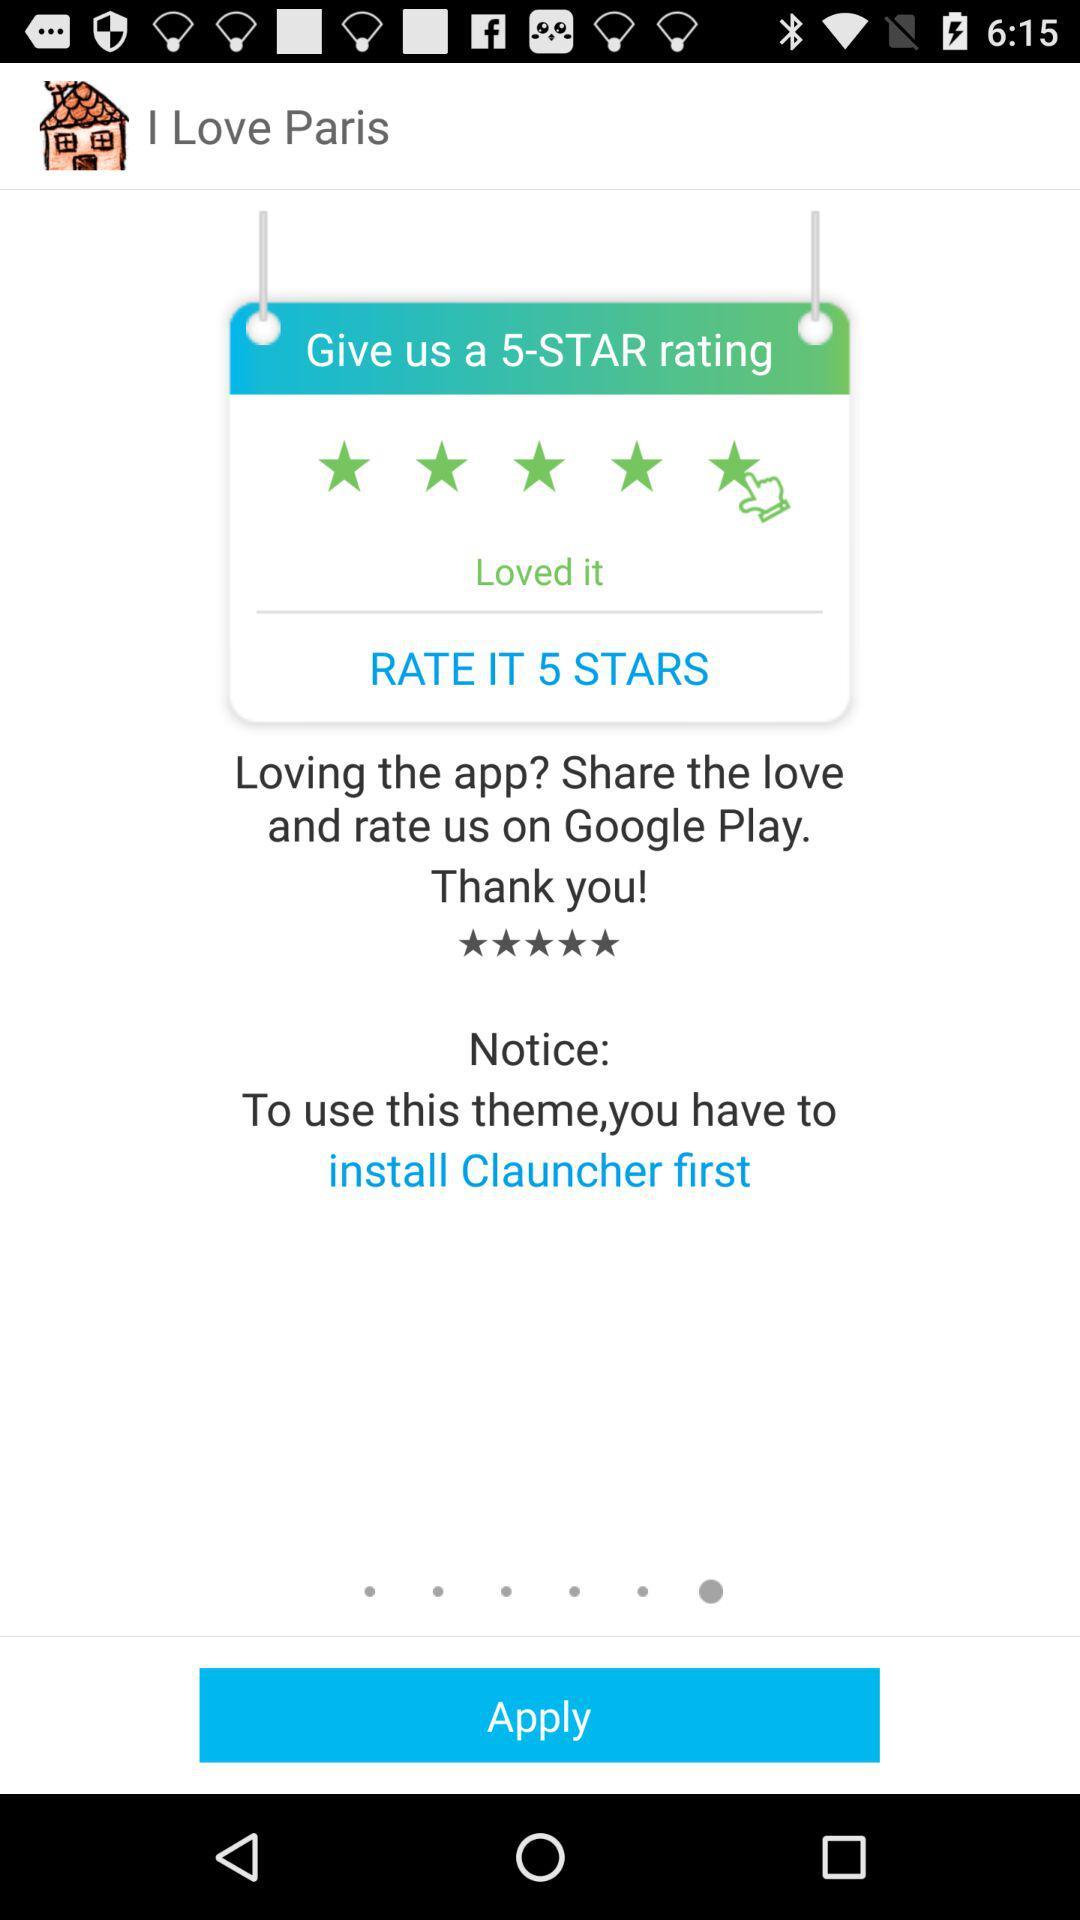  What do you see at coordinates (538, 1168) in the screenshot?
I see `the app below to use this` at bounding box center [538, 1168].